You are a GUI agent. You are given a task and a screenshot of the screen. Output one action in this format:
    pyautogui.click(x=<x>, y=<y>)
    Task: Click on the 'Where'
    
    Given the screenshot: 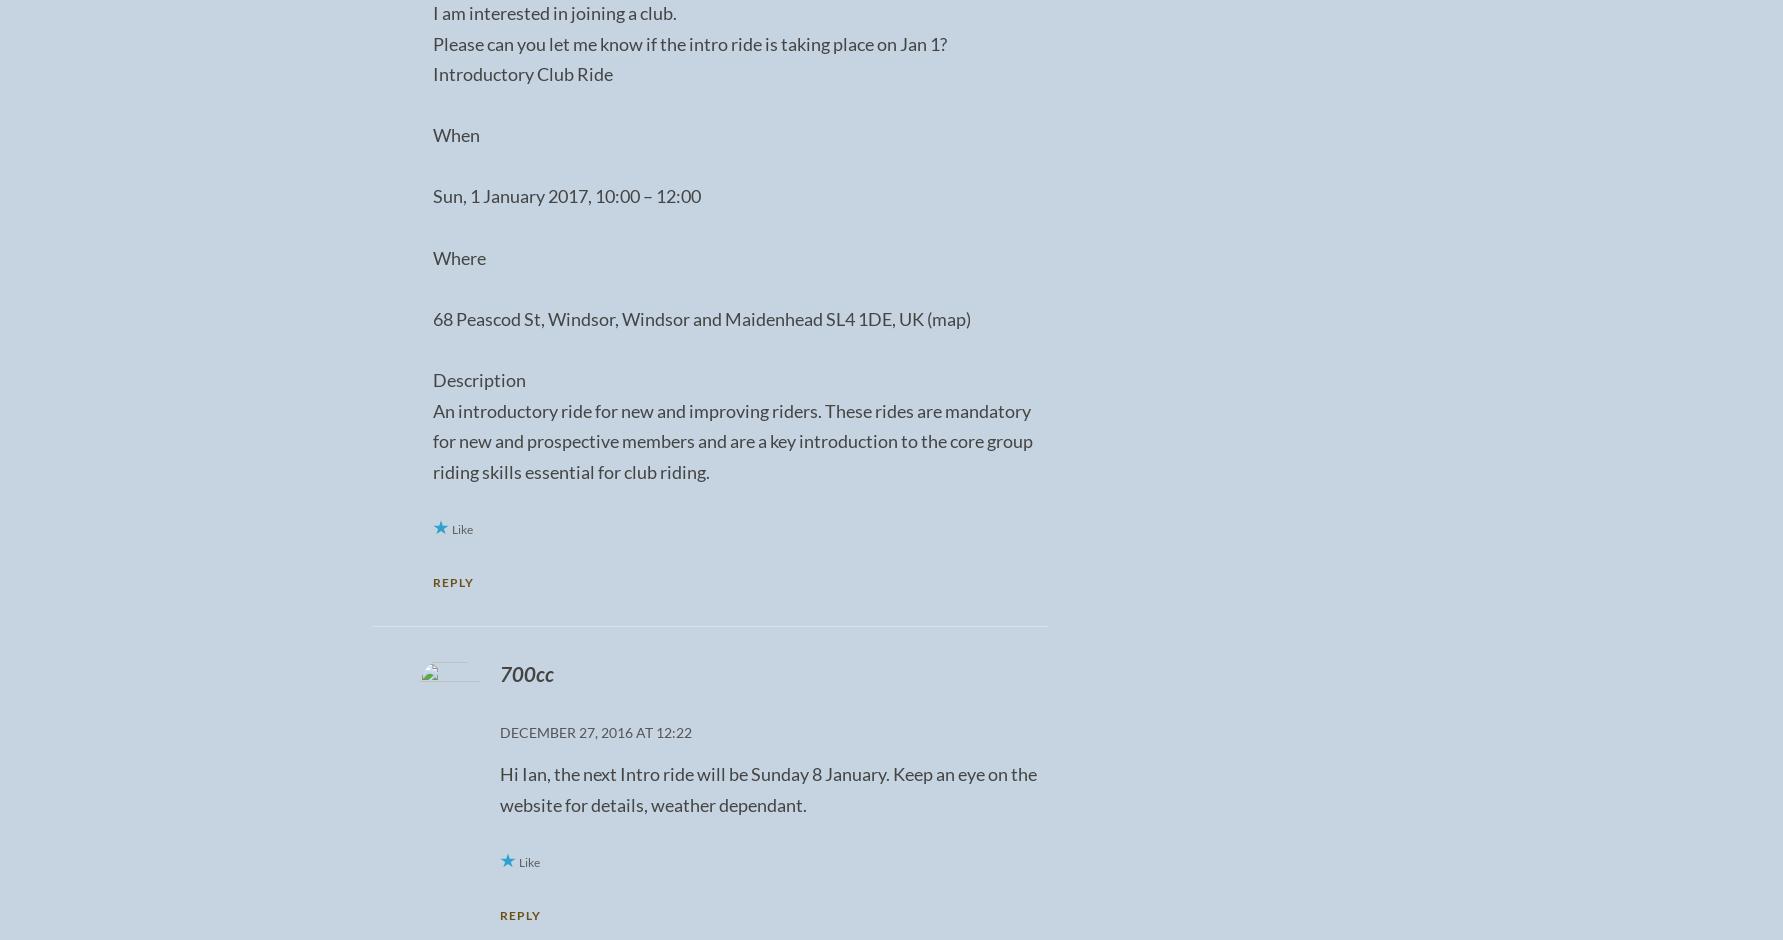 What is the action you would take?
    pyautogui.click(x=458, y=256)
    